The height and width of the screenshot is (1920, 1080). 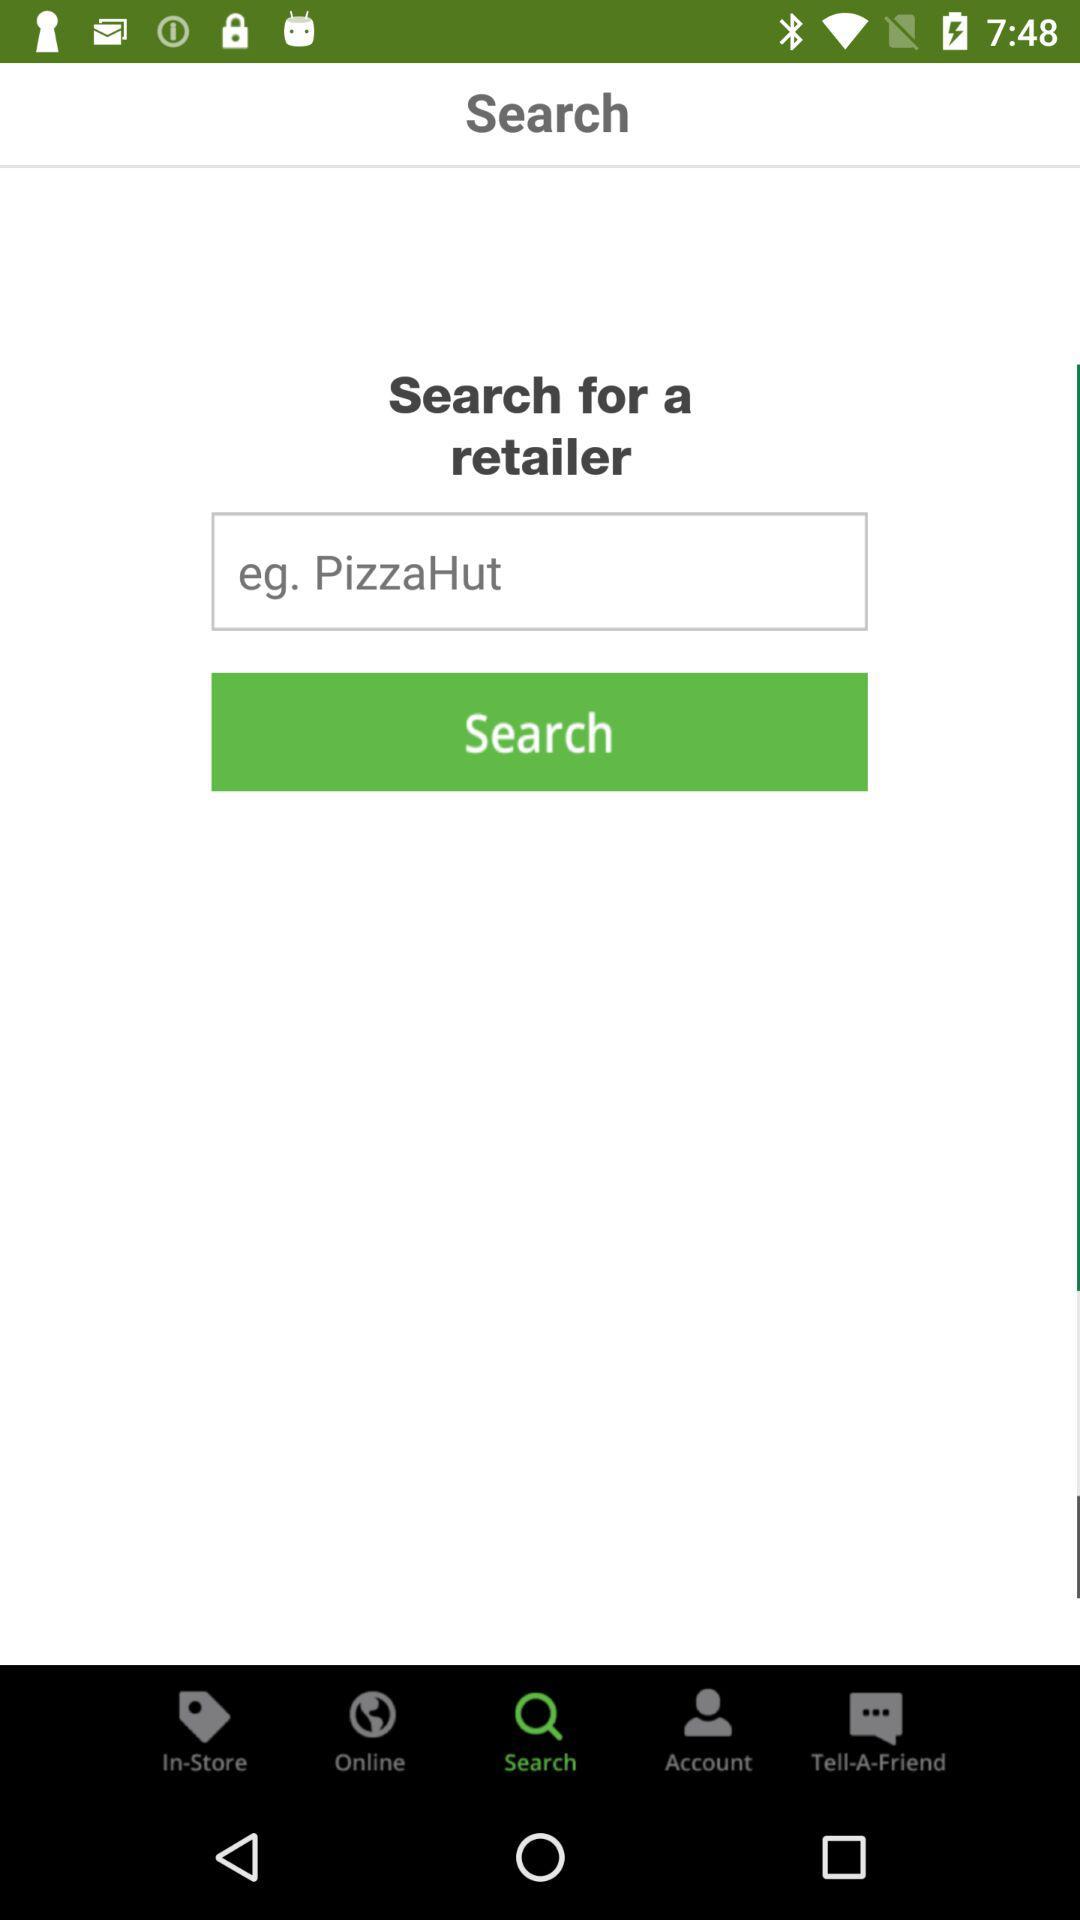 I want to click on the store, so click(x=204, y=1728).